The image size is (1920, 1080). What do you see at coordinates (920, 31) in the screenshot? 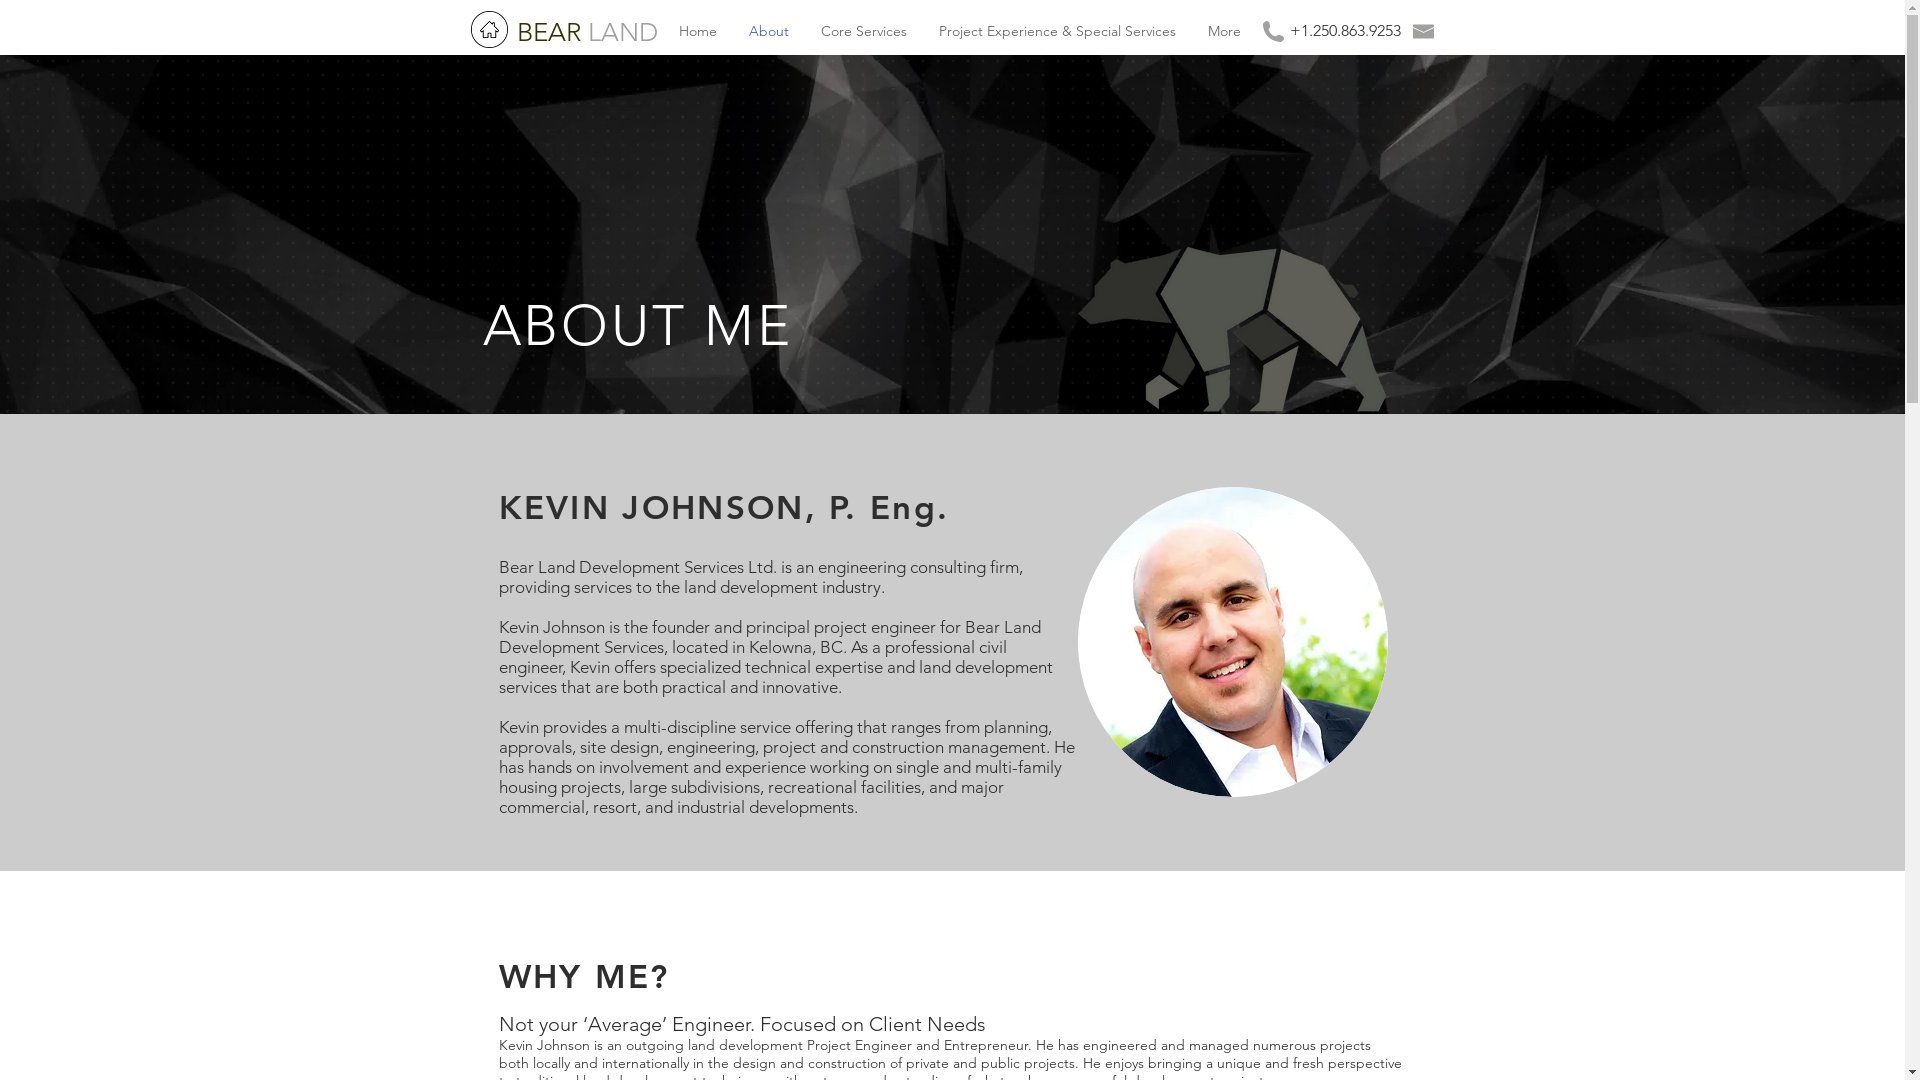
I see `'Project Experience & Special Services'` at bounding box center [920, 31].